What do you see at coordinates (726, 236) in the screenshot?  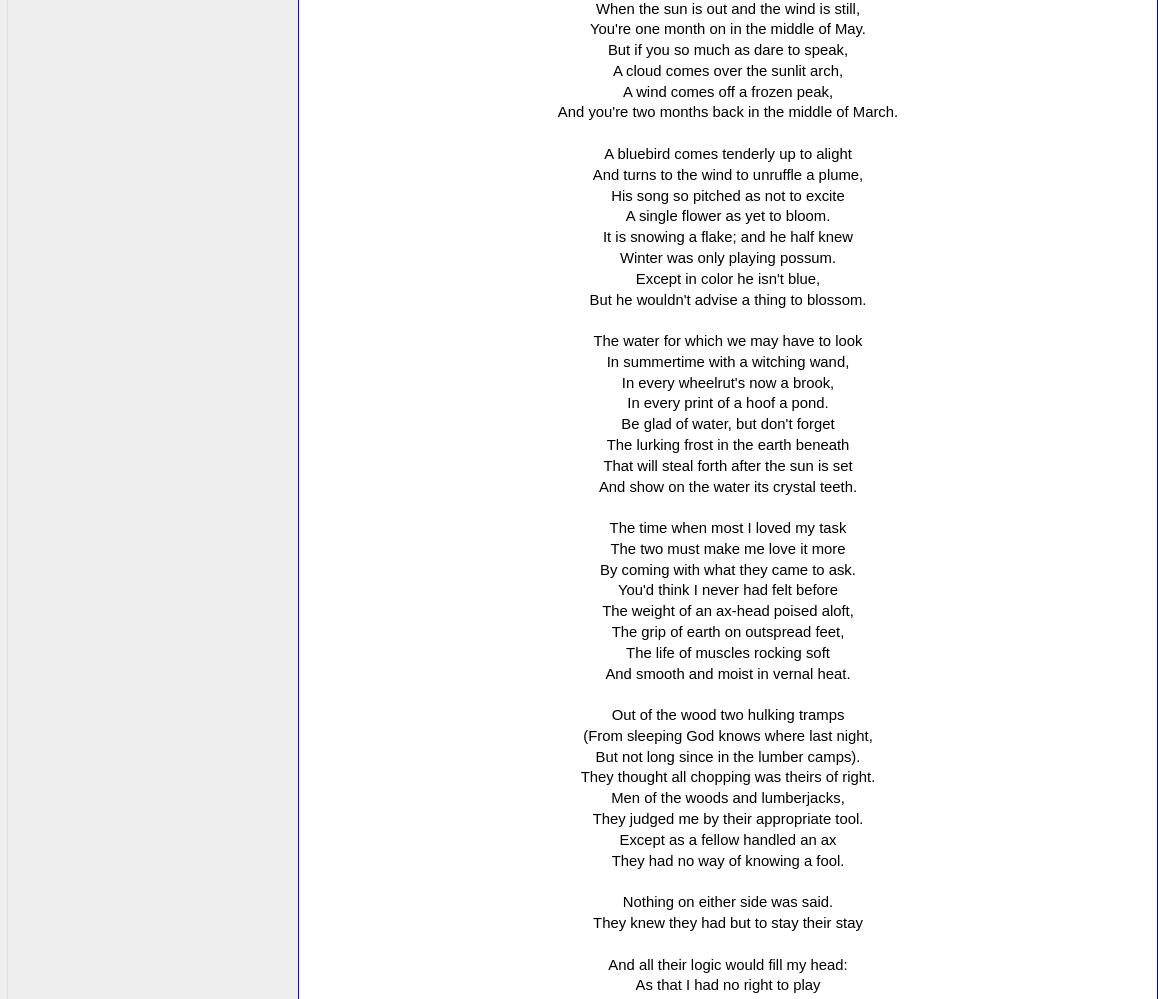 I see `'It is snowing a flake; and he half knew'` at bounding box center [726, 236].